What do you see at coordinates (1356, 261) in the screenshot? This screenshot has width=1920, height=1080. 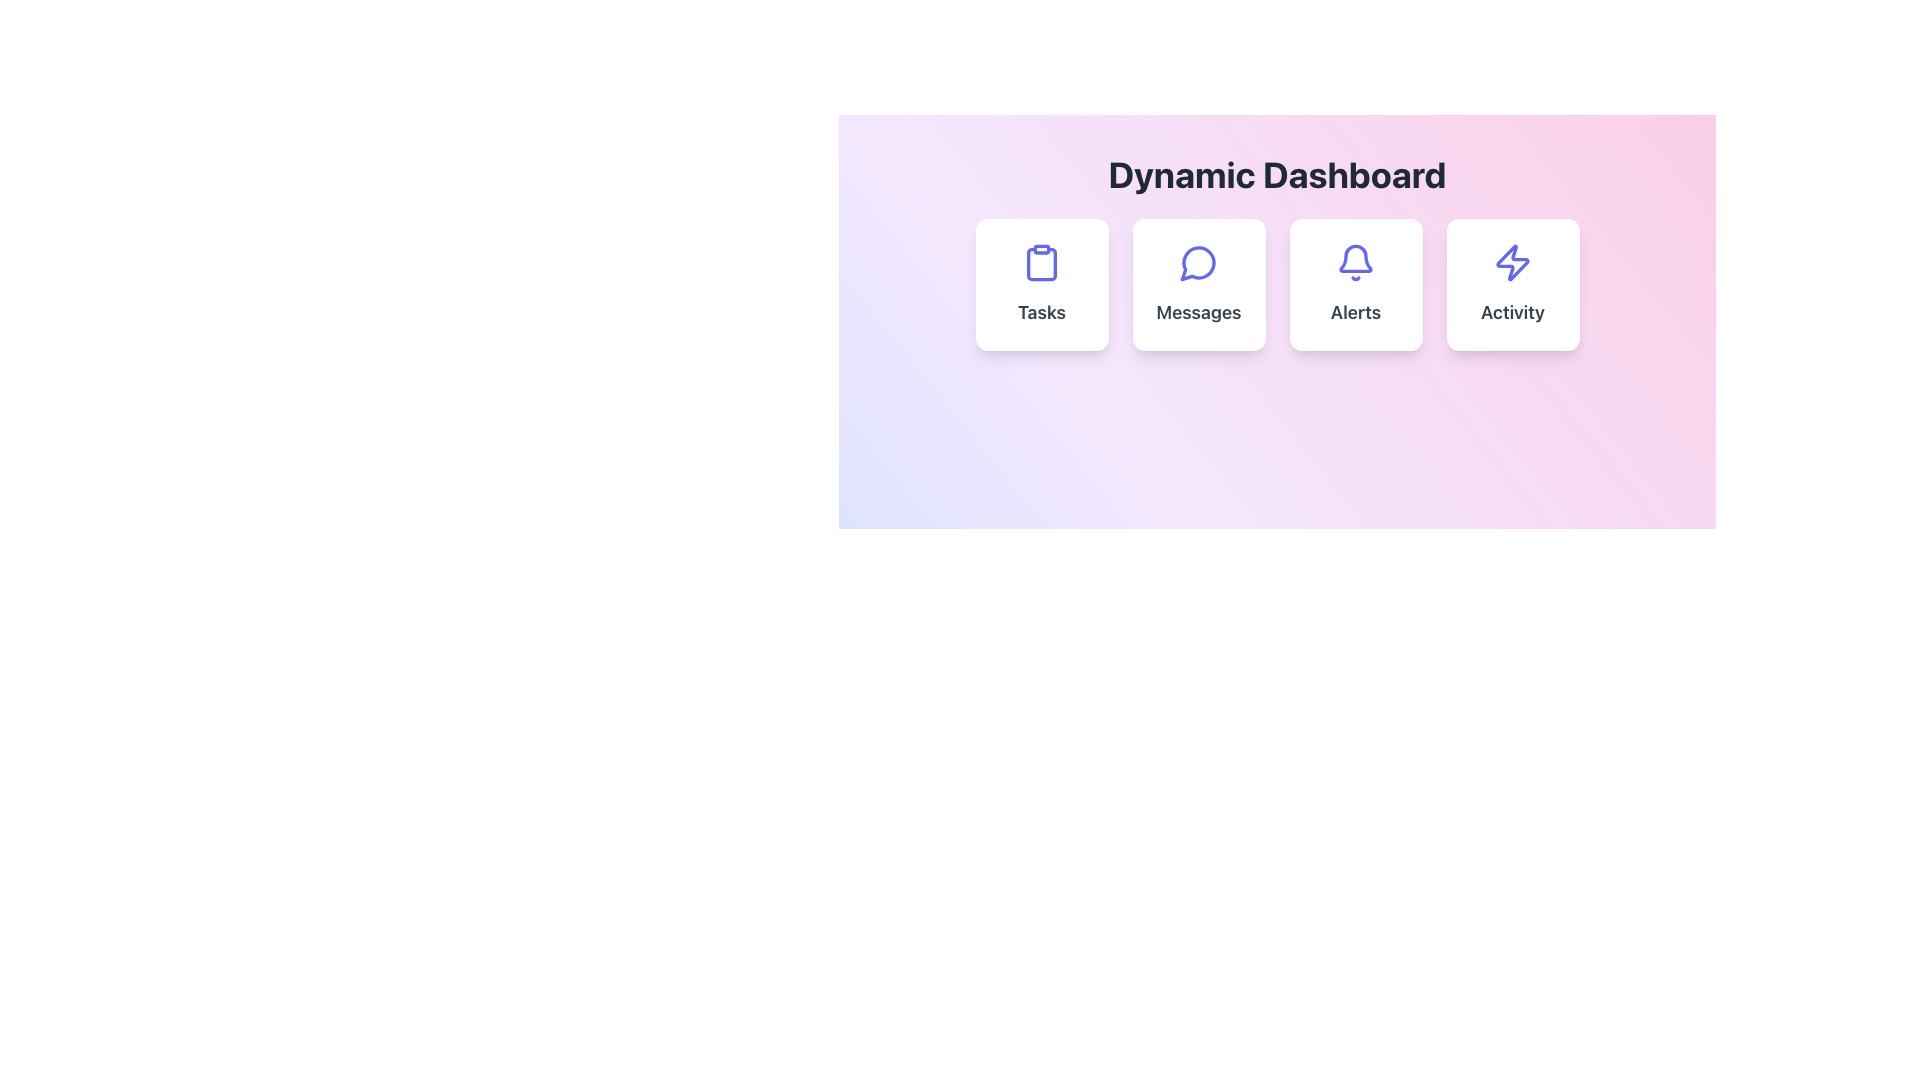 I see `the blue outlined bell icon located above the 'Alerts' label in the third card from the left` at bounding box center [1356, 261].